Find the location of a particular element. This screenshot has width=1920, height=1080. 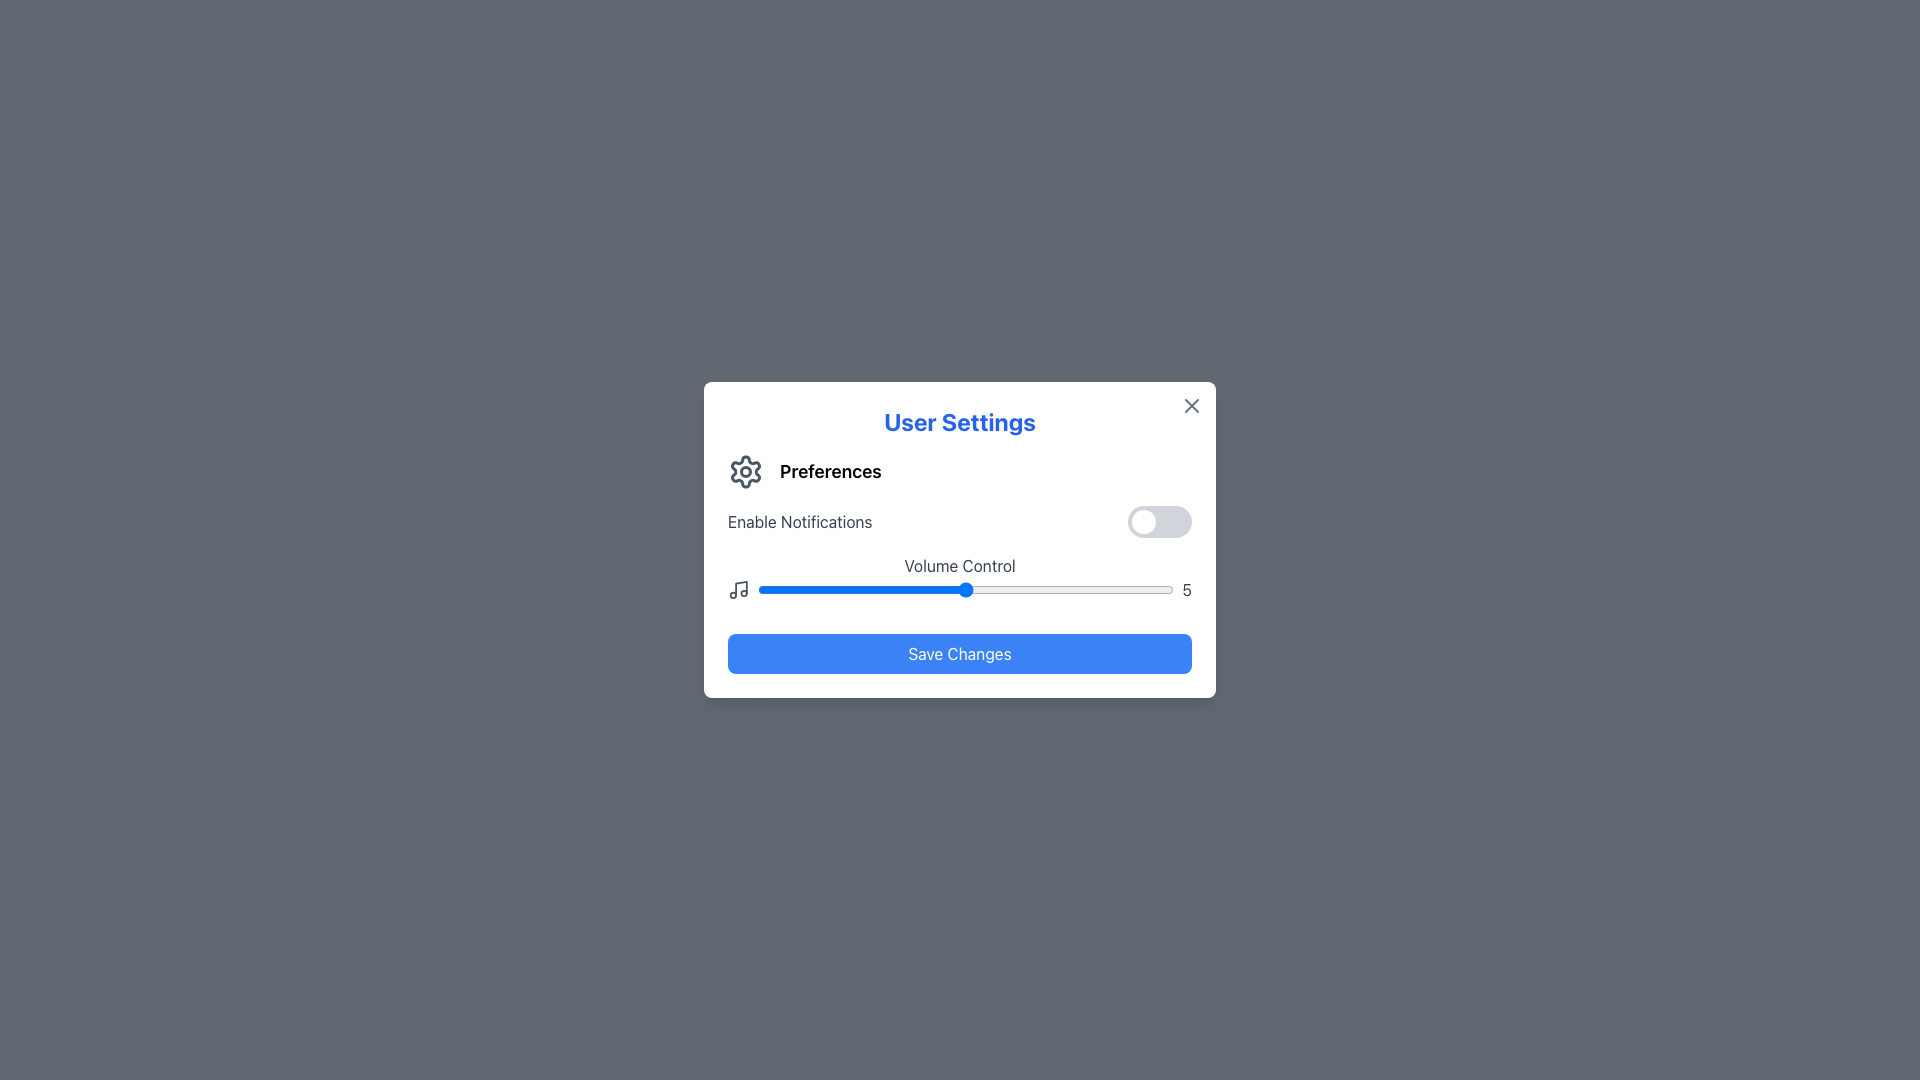

the intricate cog-shaped icon located in the modal header, adjacent to the 'Preferences' label is located at coordinates (744, 471).